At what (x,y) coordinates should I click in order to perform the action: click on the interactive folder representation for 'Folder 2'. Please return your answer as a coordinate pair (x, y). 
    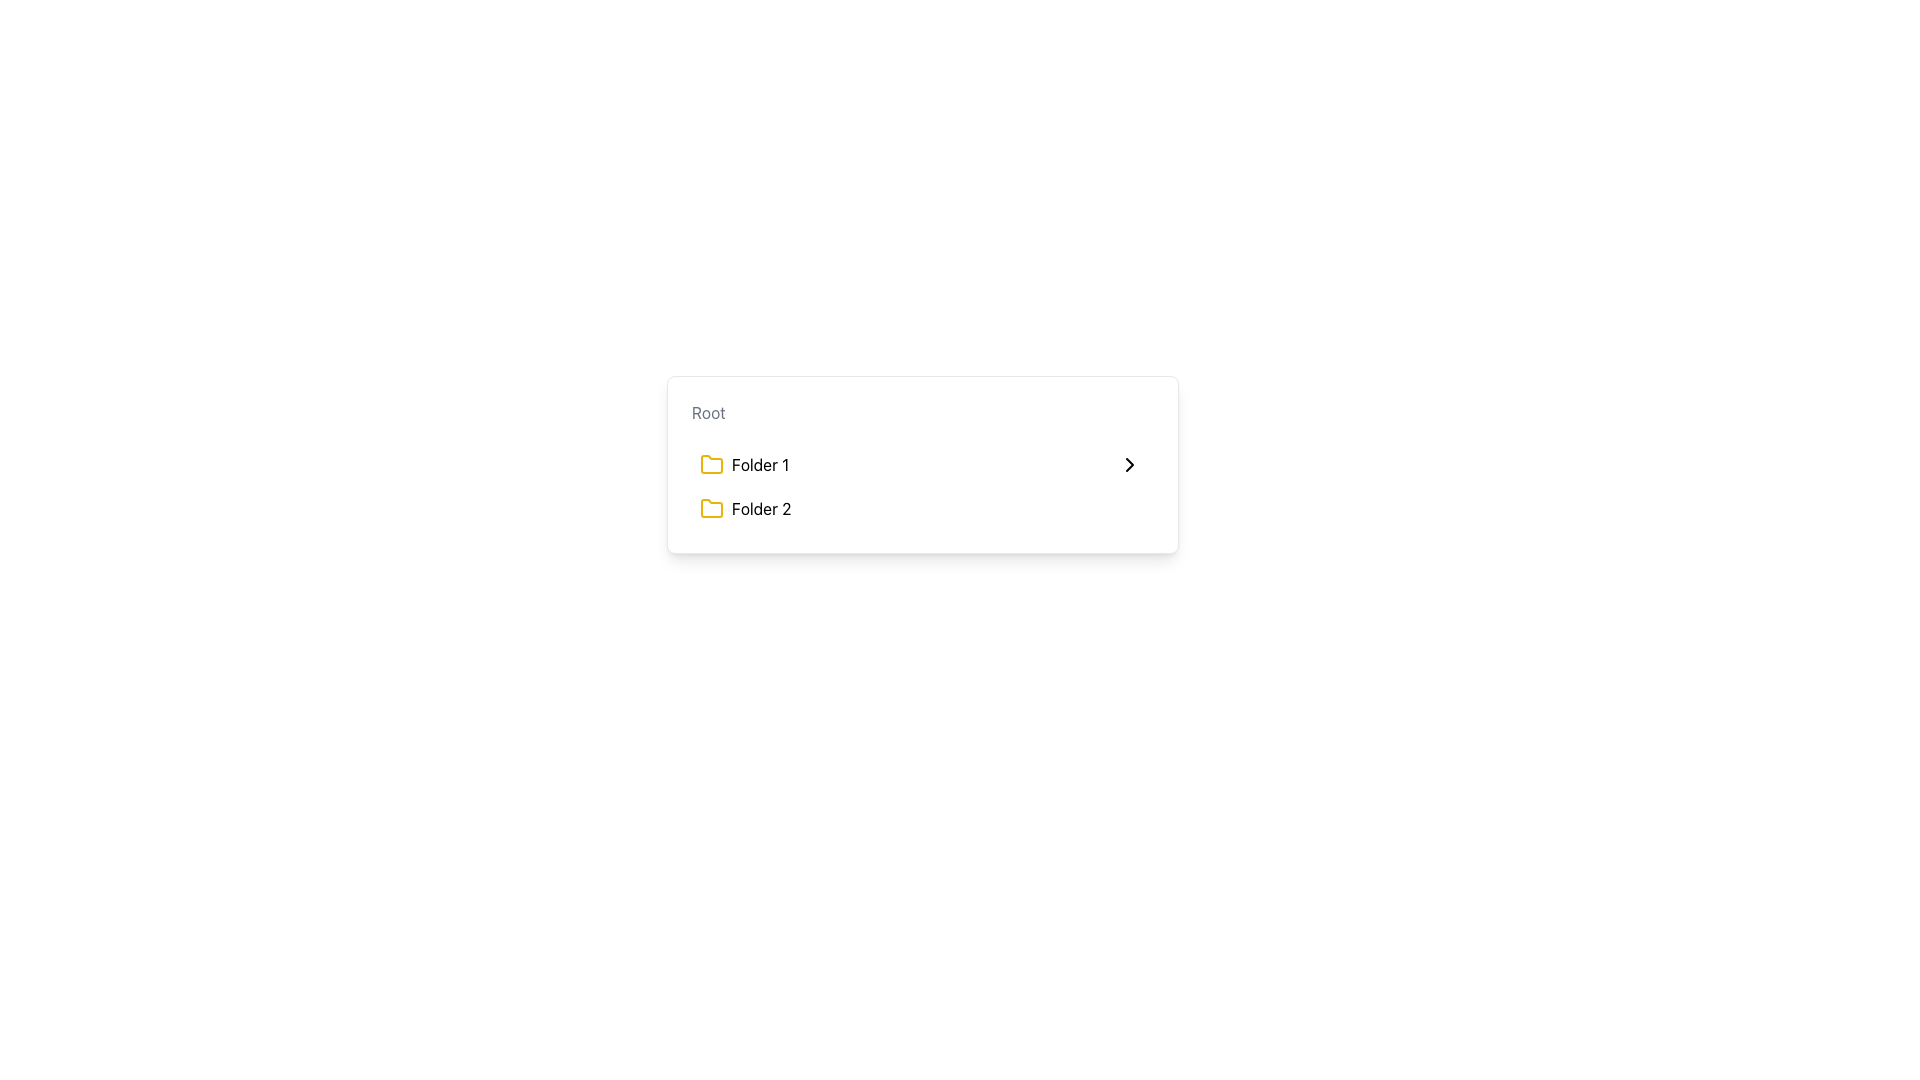
    Looking at the image, I should click on (744, 508).